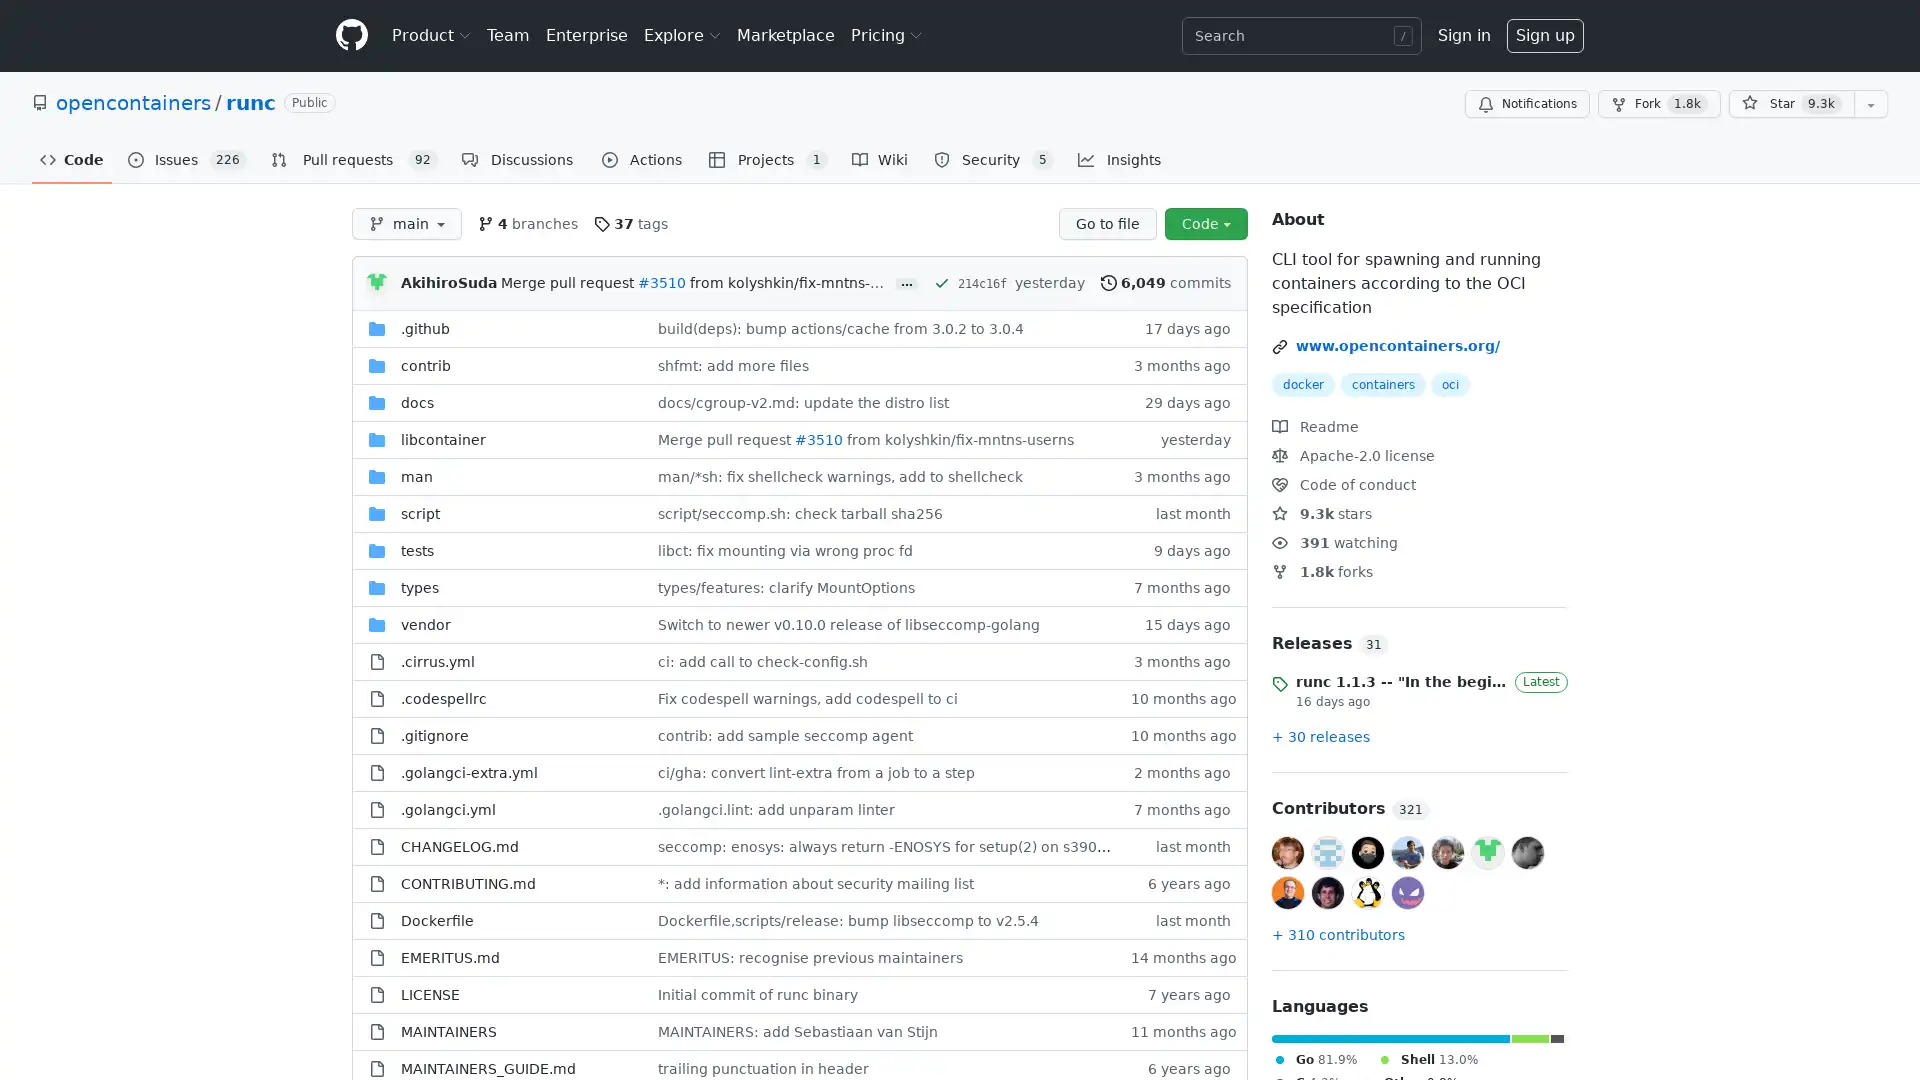 This screenshot has height=1080, width=1920. What do you see at coordinates (906, 284) in the screenshot?
I see `...` at bounding box center [906, 284].